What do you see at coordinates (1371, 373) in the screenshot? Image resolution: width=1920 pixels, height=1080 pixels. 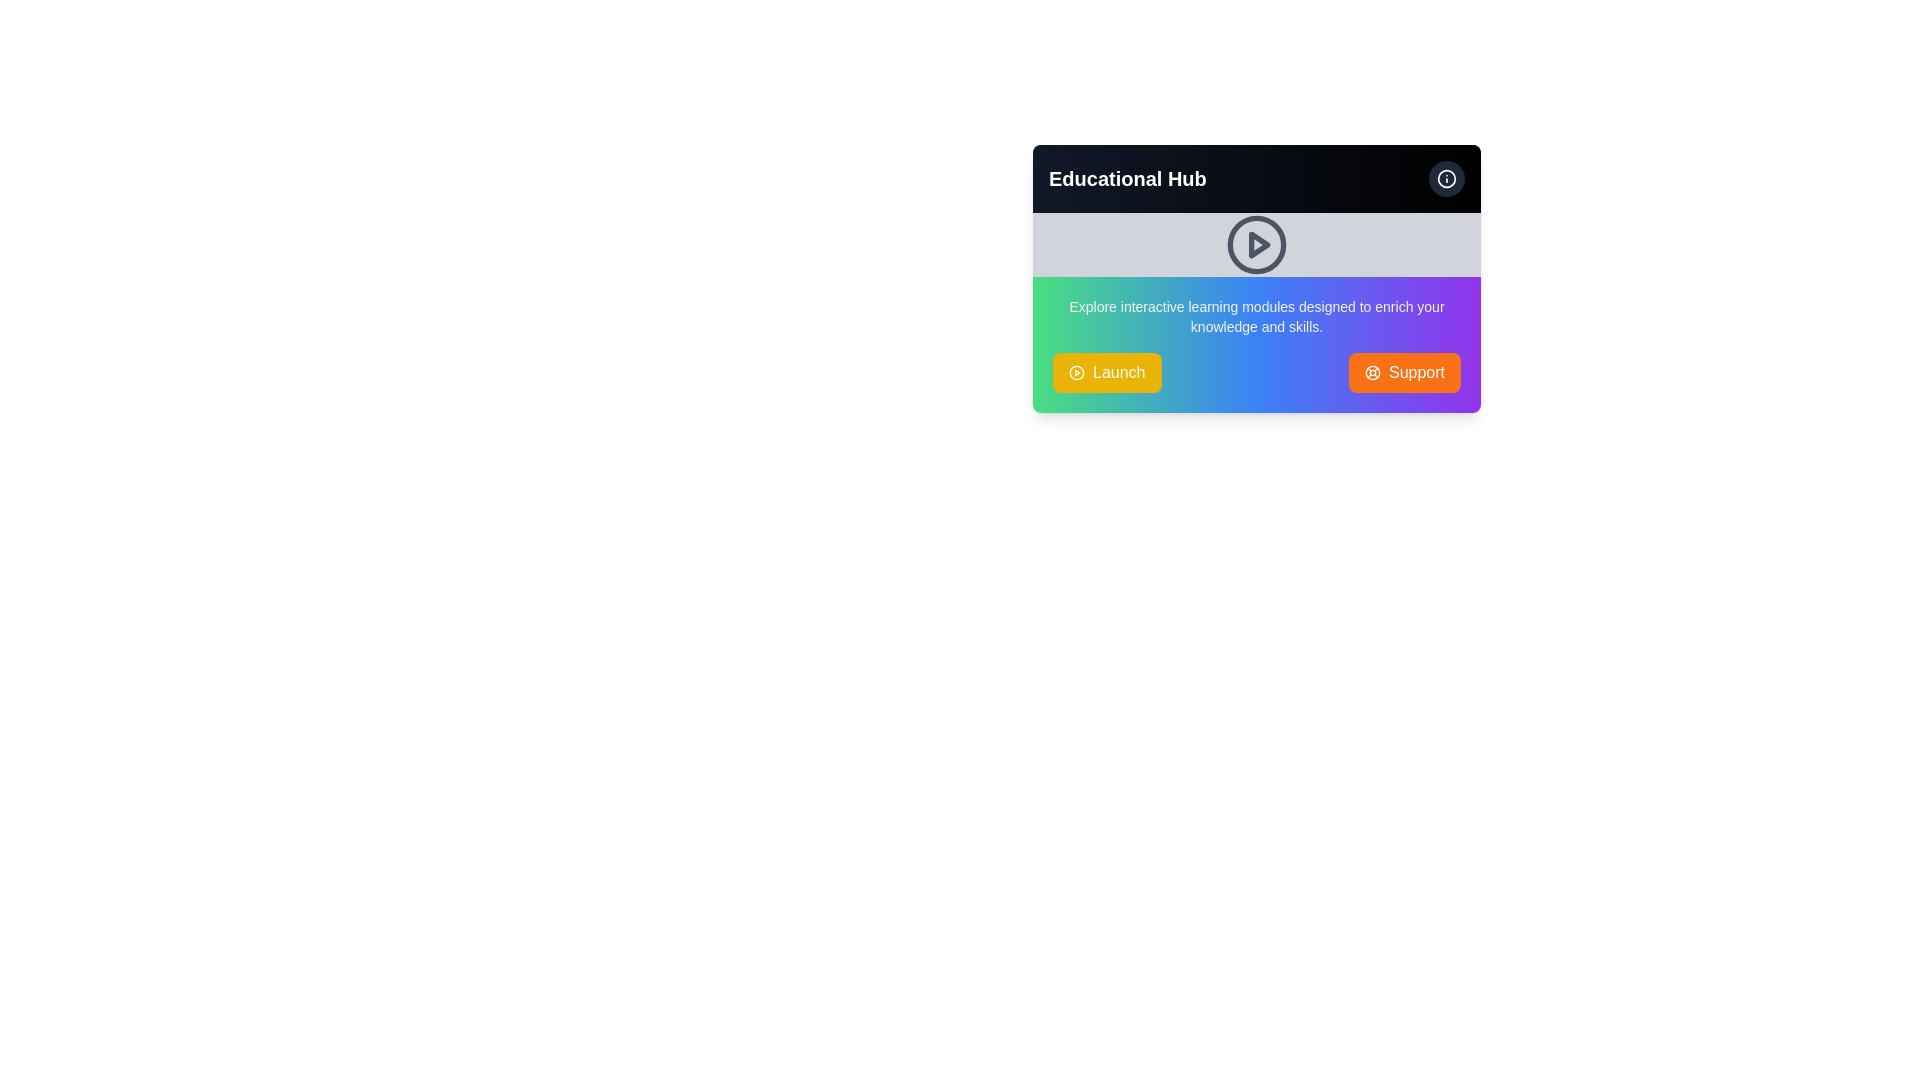 I see `the decorative SVG icon that symbolizes help or assistance, located to the left of the 'Support' button at the bottom right of the card interface` at bounding box center [1371, 373].